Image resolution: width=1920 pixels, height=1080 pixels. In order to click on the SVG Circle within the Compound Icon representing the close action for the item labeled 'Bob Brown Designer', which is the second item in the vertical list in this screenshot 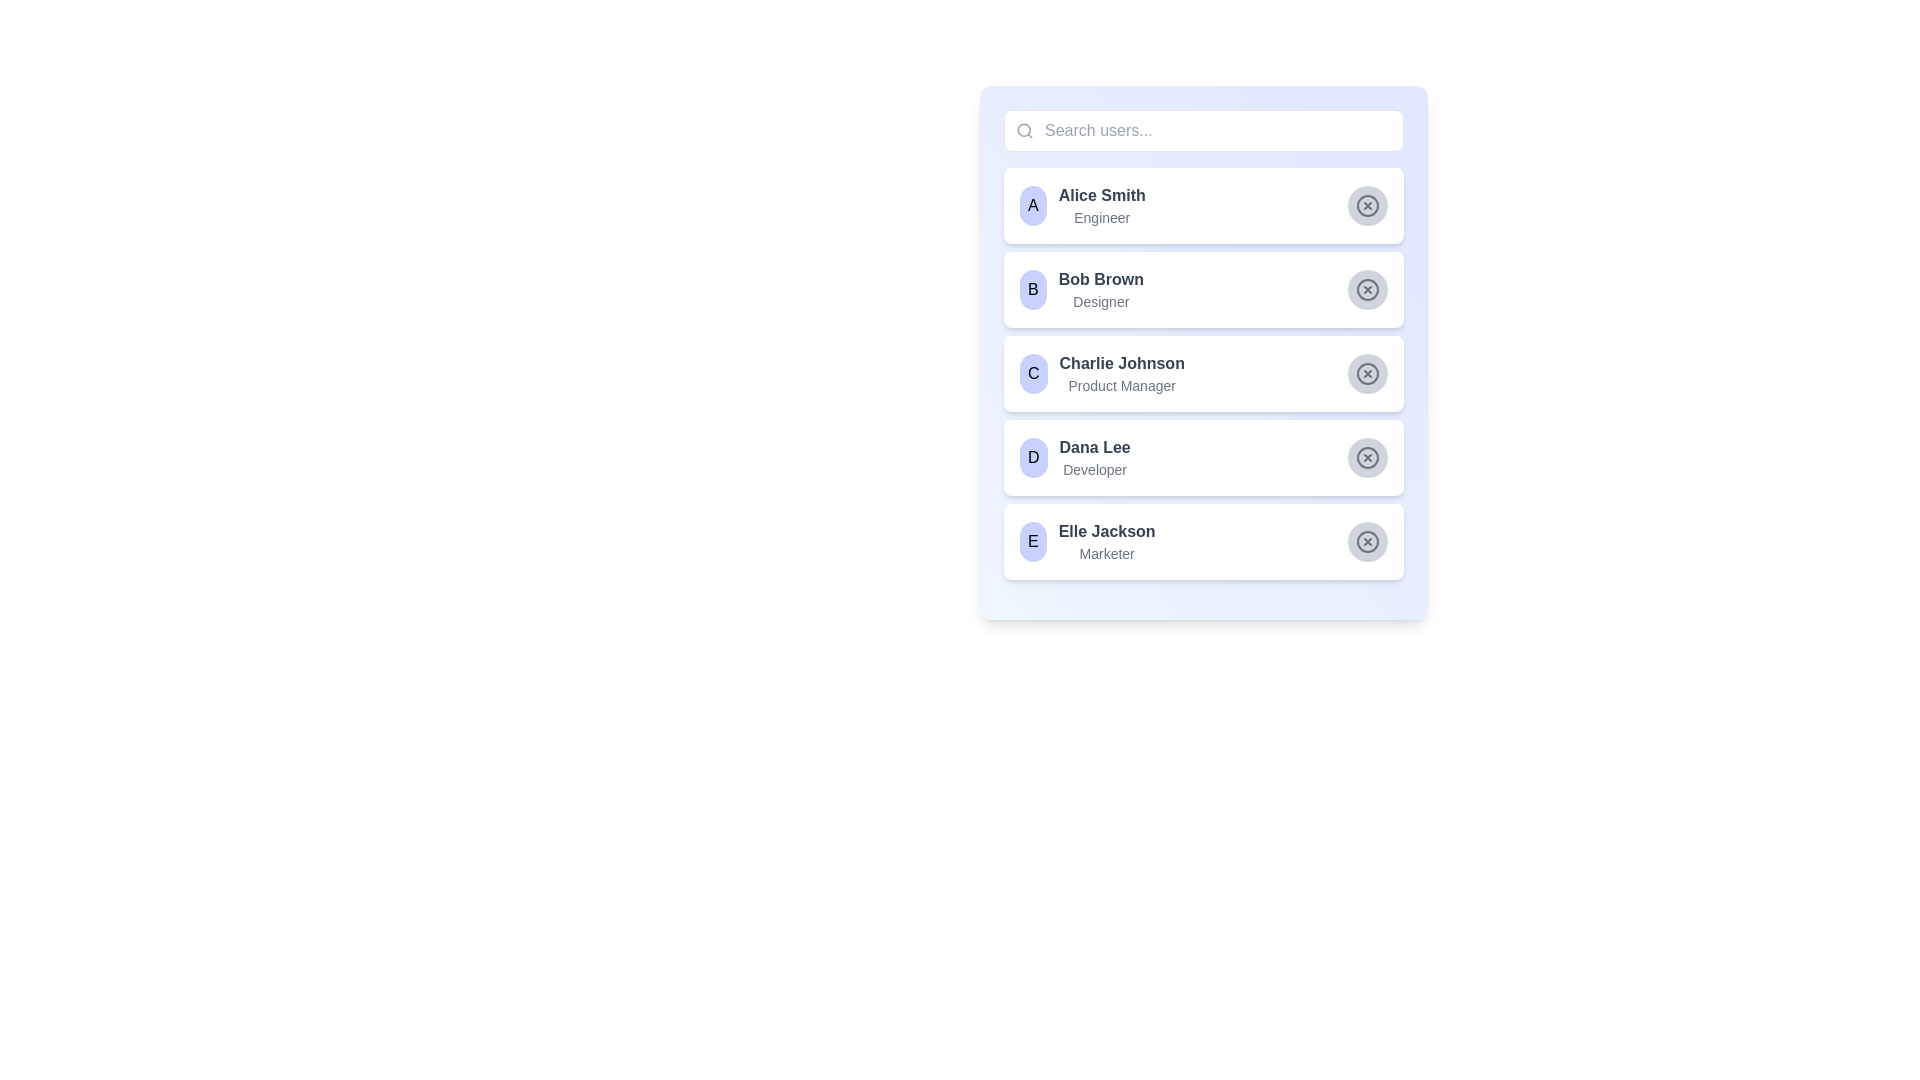, I will do `click(1367, 289)`.